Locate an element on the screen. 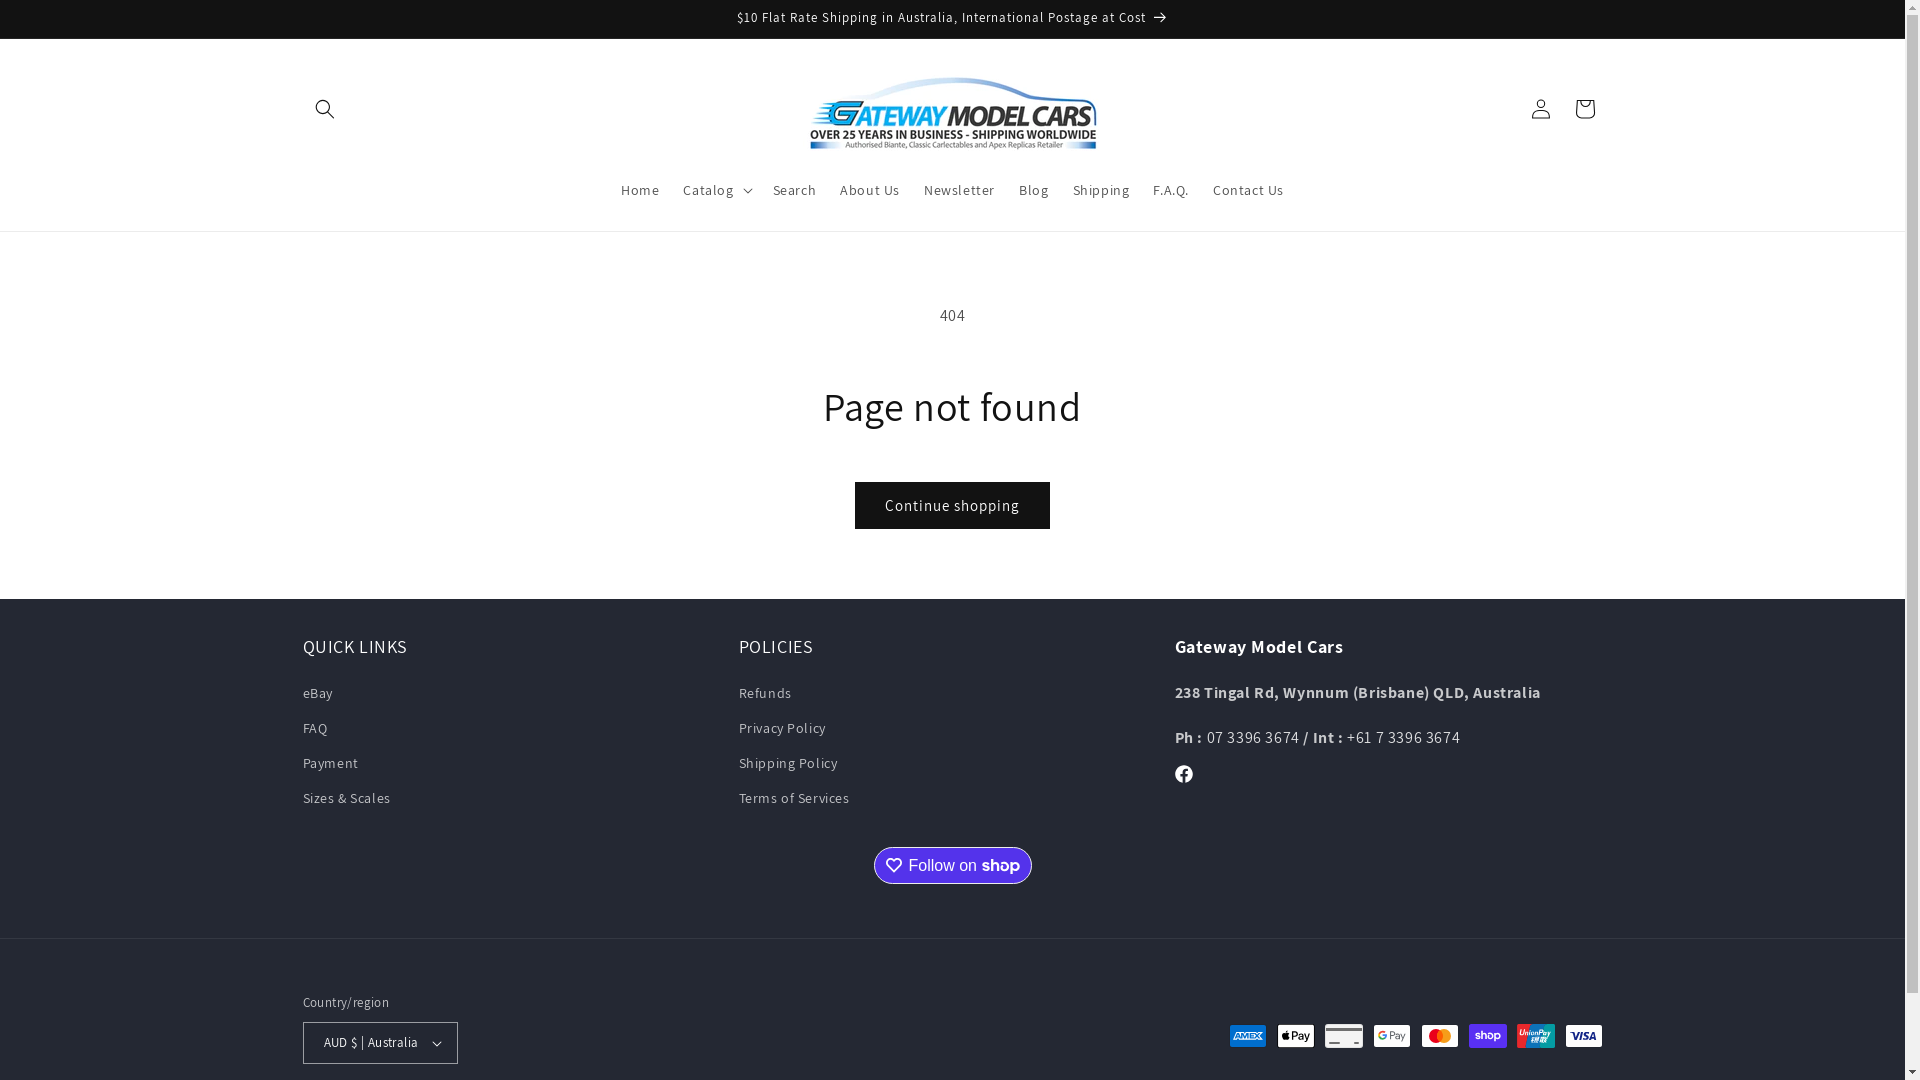 This screenshot has width=1920, height=1080. 'Home' is located at coordinates (638, 189).